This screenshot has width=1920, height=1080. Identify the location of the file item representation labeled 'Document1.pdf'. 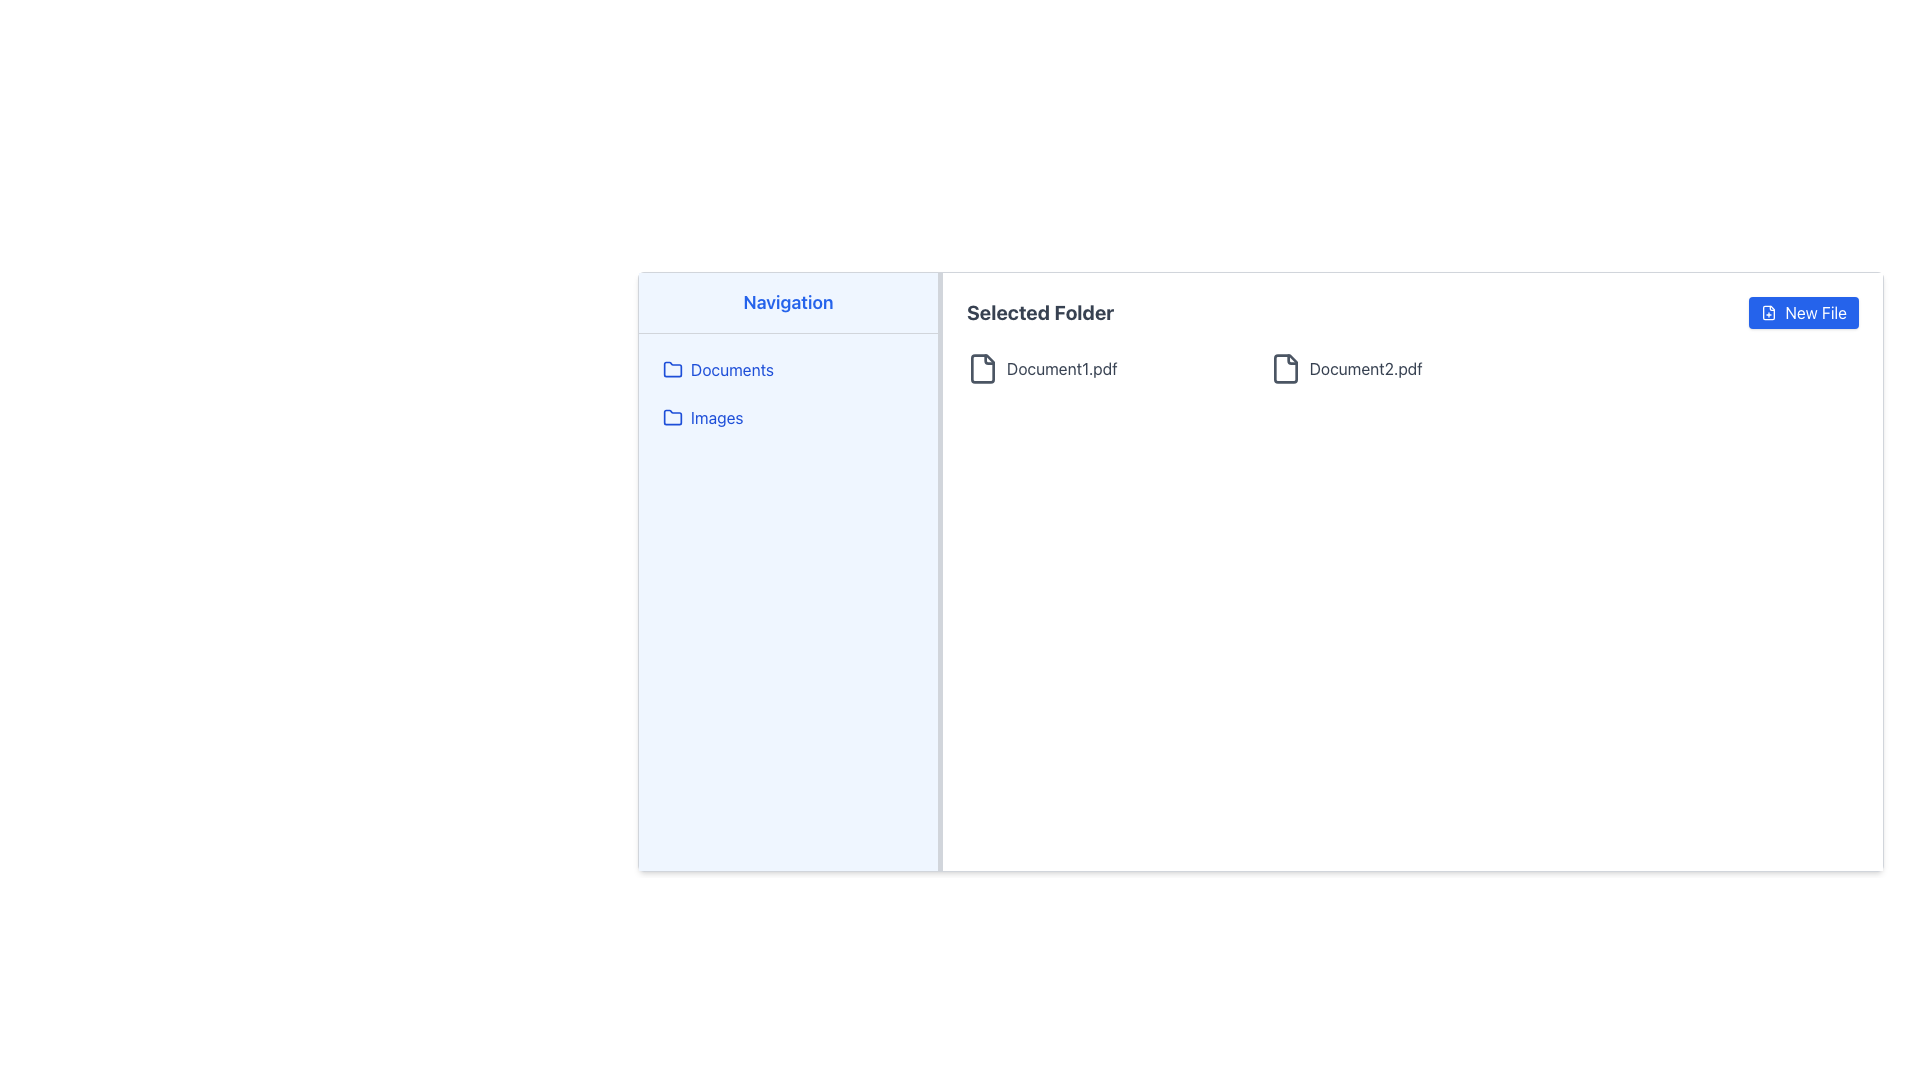
(1108, 369).